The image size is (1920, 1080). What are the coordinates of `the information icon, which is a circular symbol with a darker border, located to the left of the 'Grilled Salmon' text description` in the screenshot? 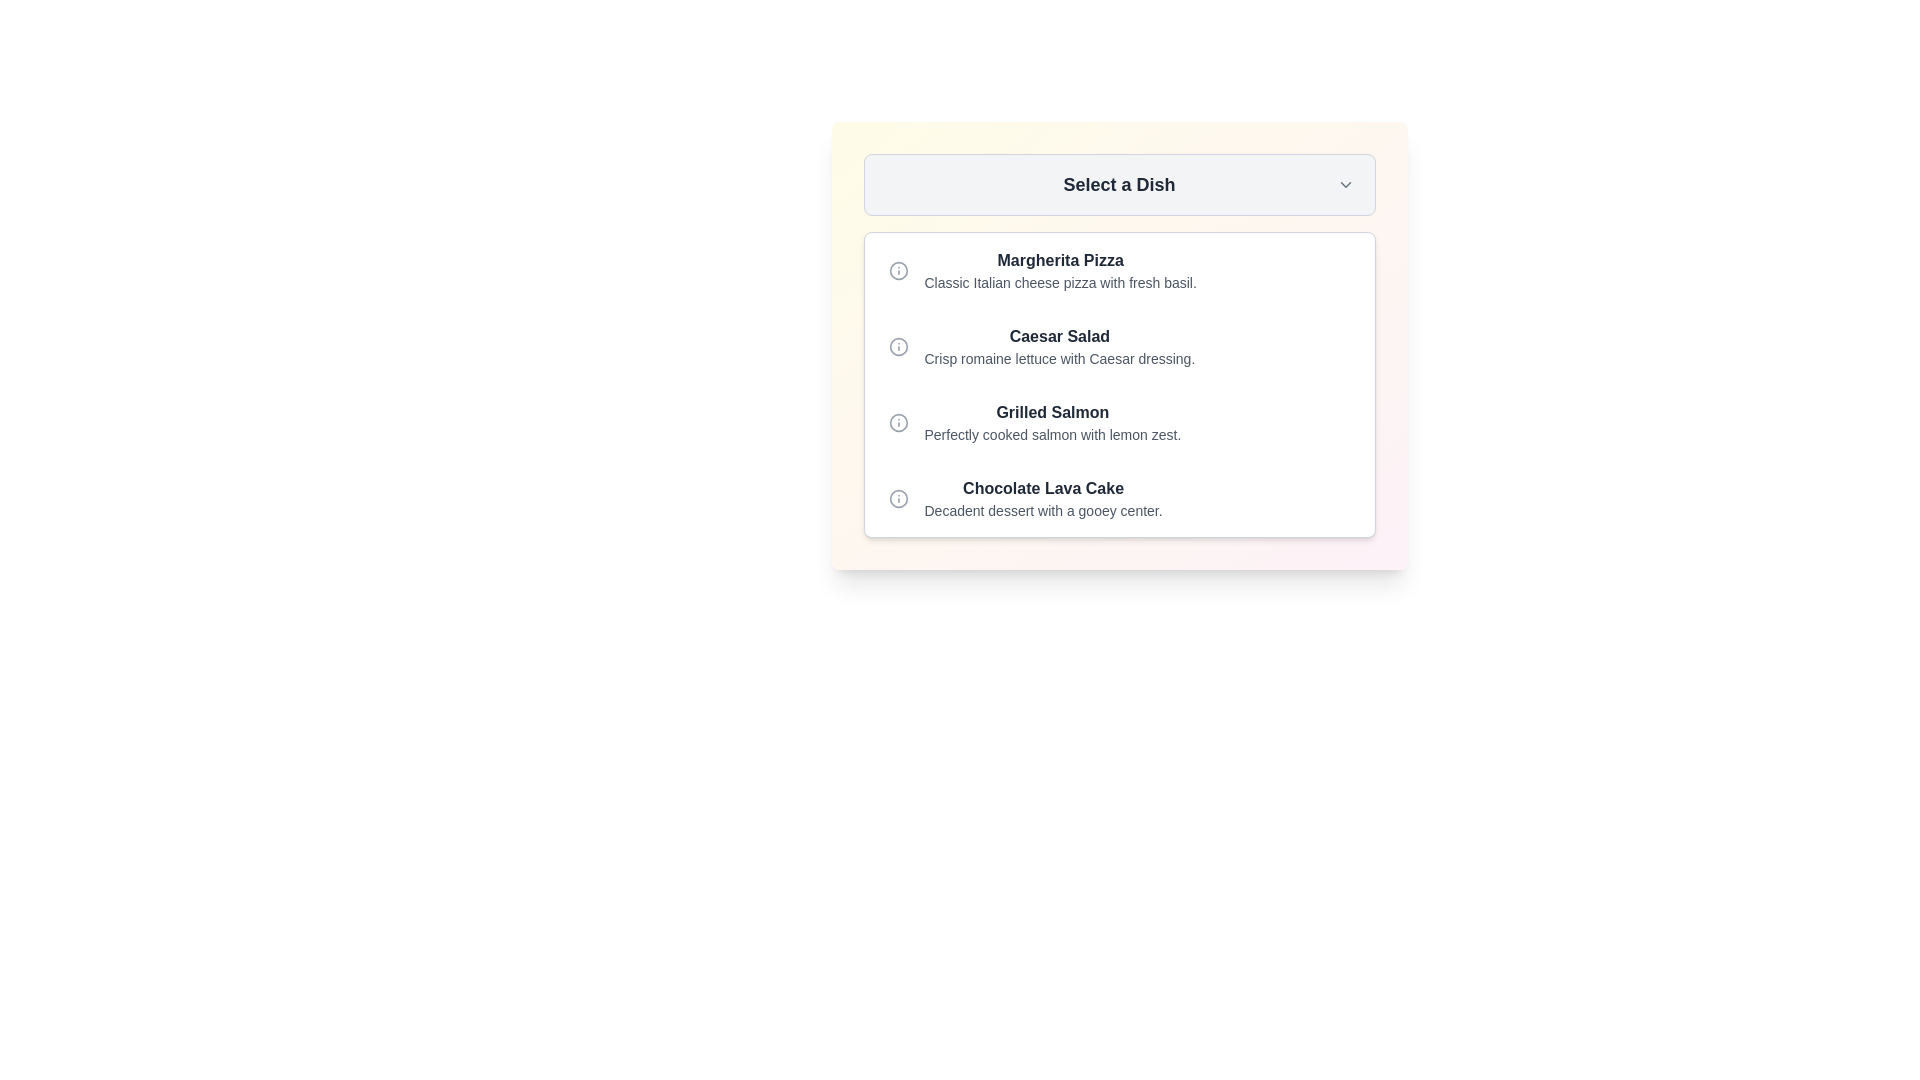 It's located at (897, 422).